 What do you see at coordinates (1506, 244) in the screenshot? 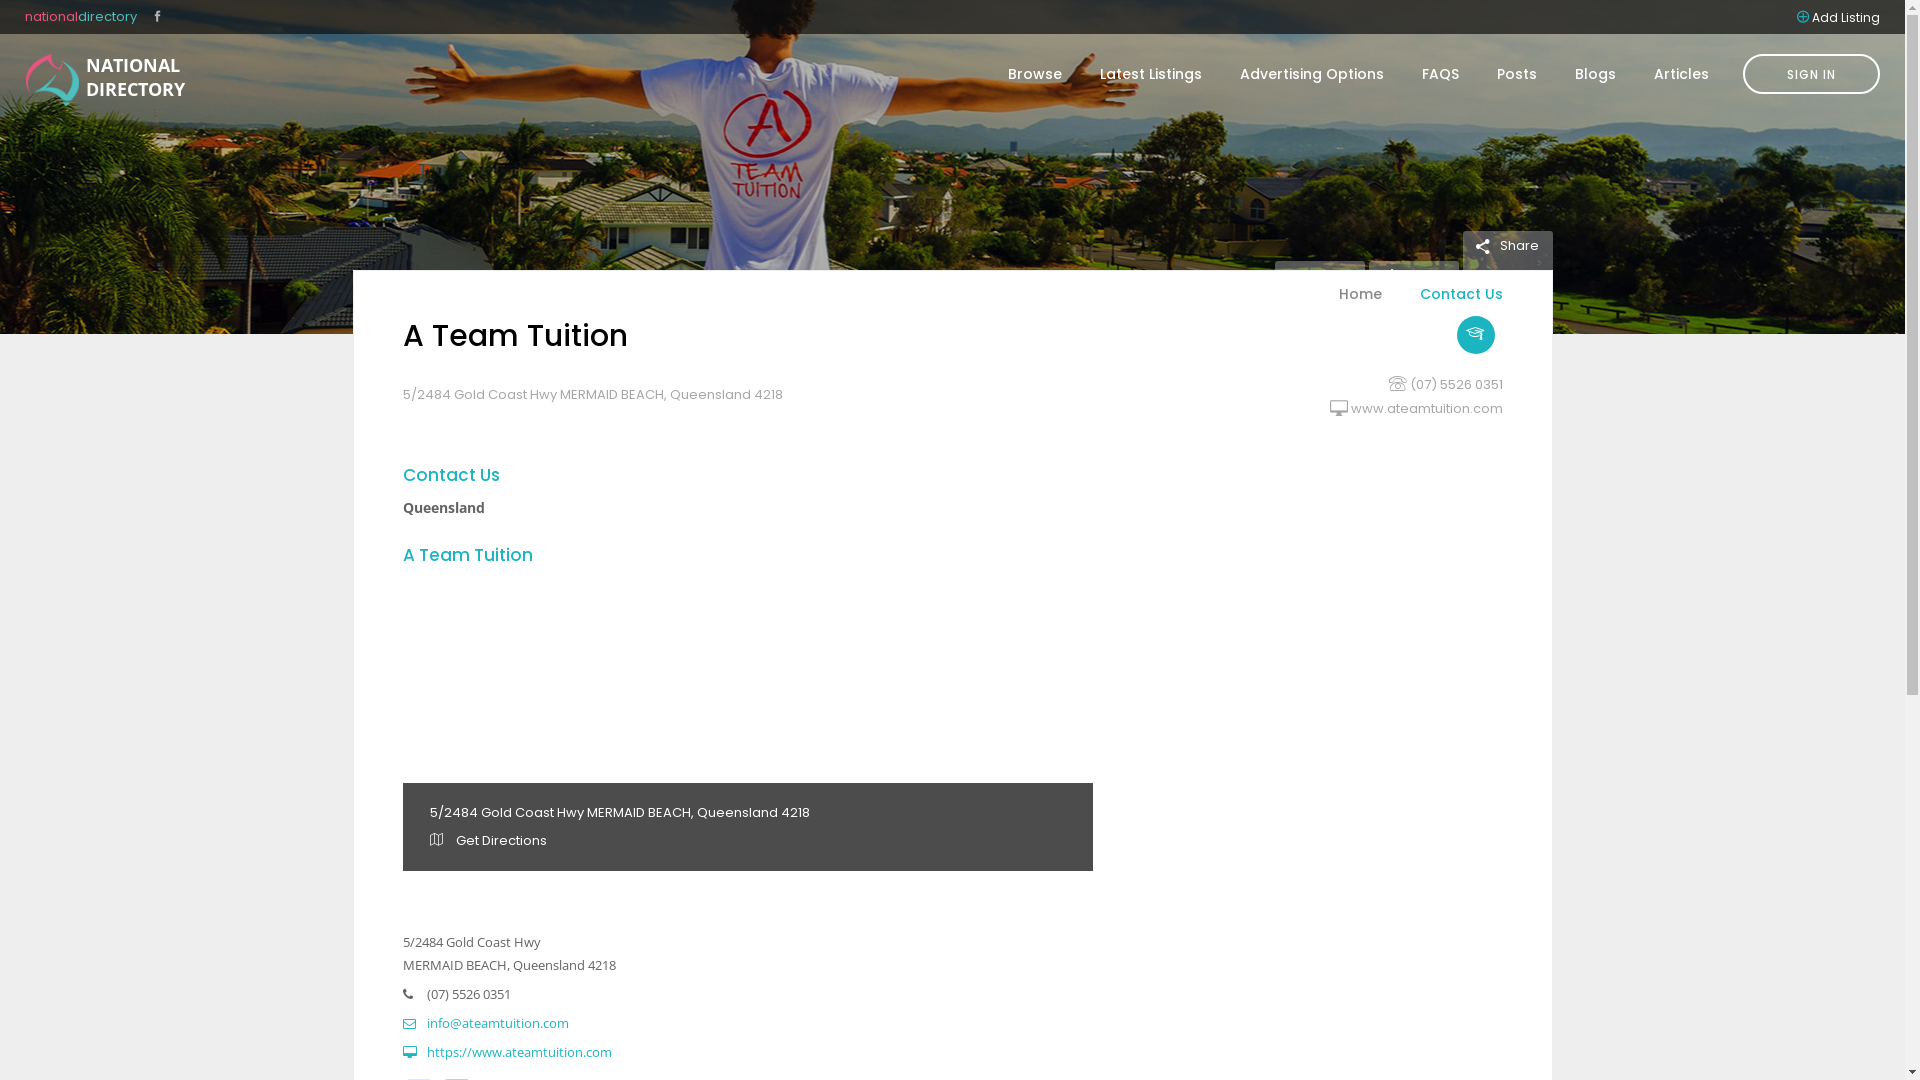
I see `'Share'` at bounding box center [1506, 244].